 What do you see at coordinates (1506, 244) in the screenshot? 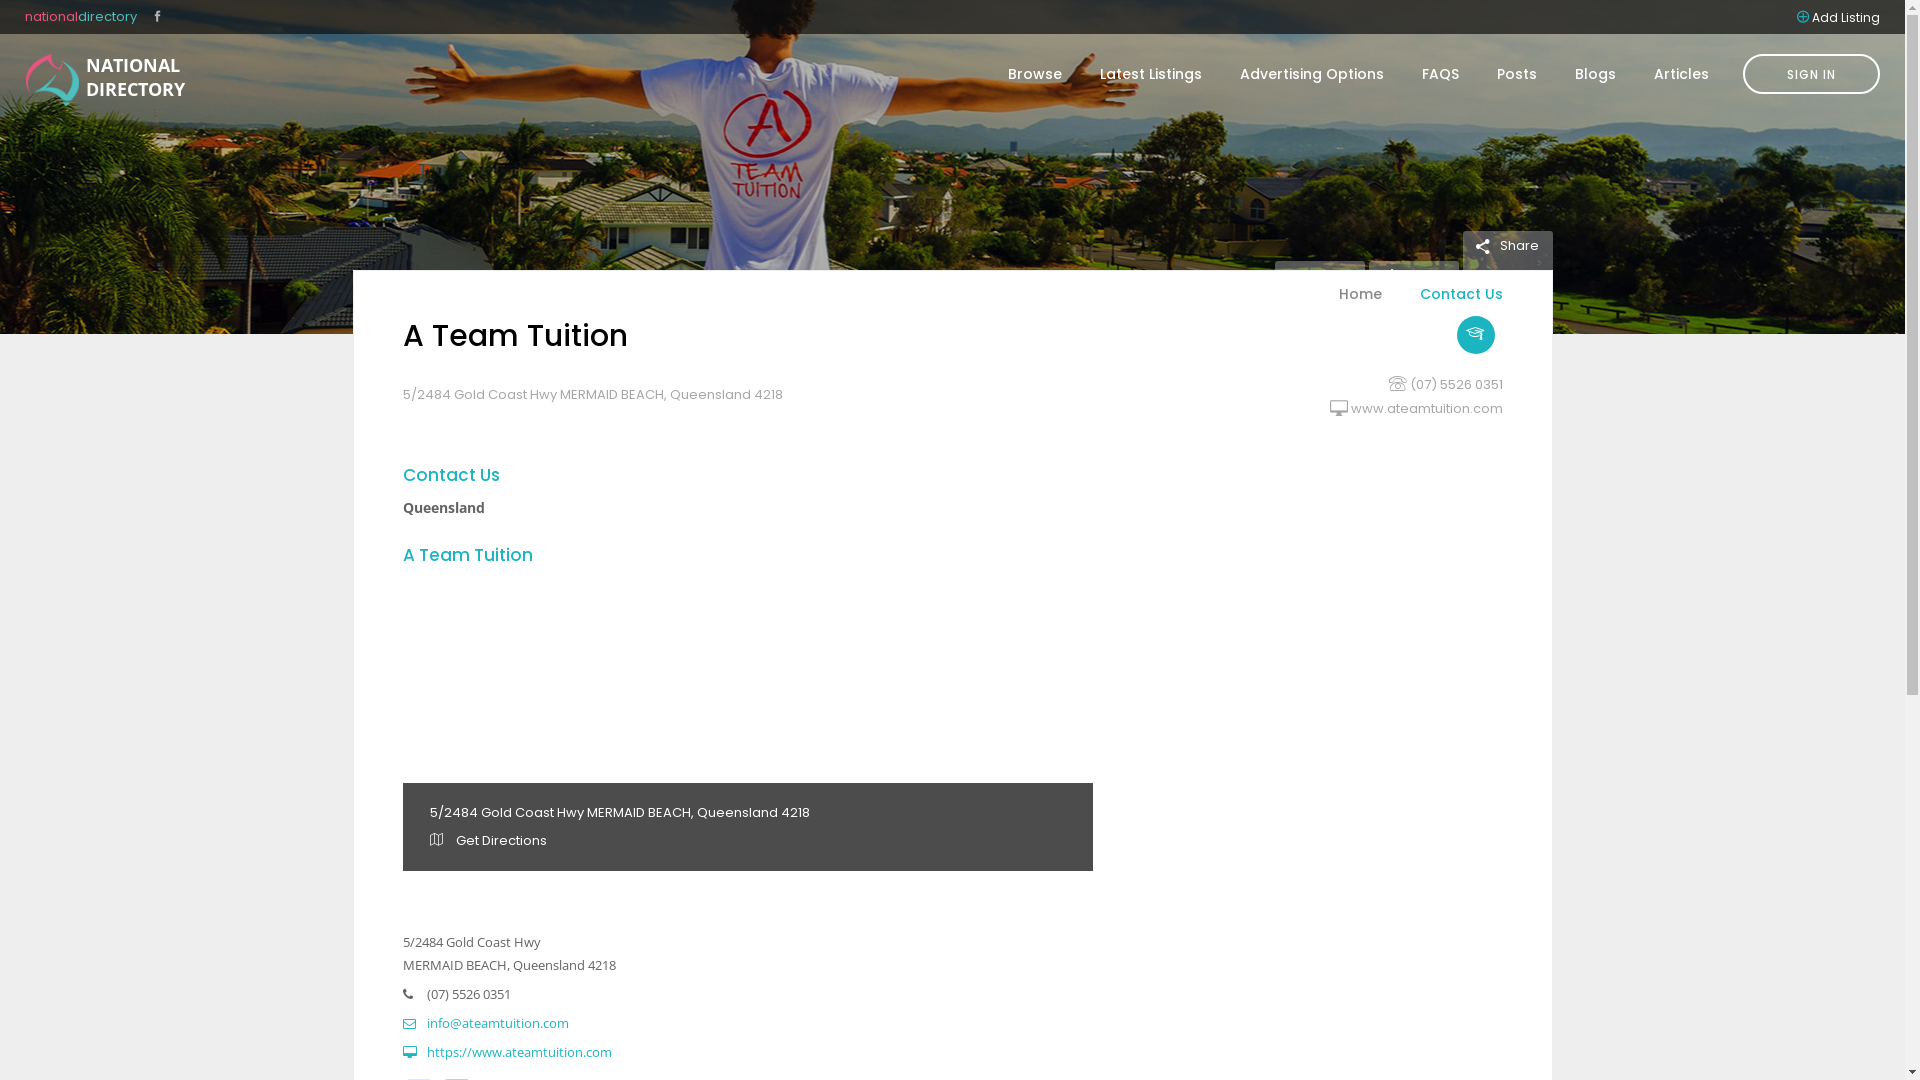
I see `'Share'` at bounding box center [1506, 244].